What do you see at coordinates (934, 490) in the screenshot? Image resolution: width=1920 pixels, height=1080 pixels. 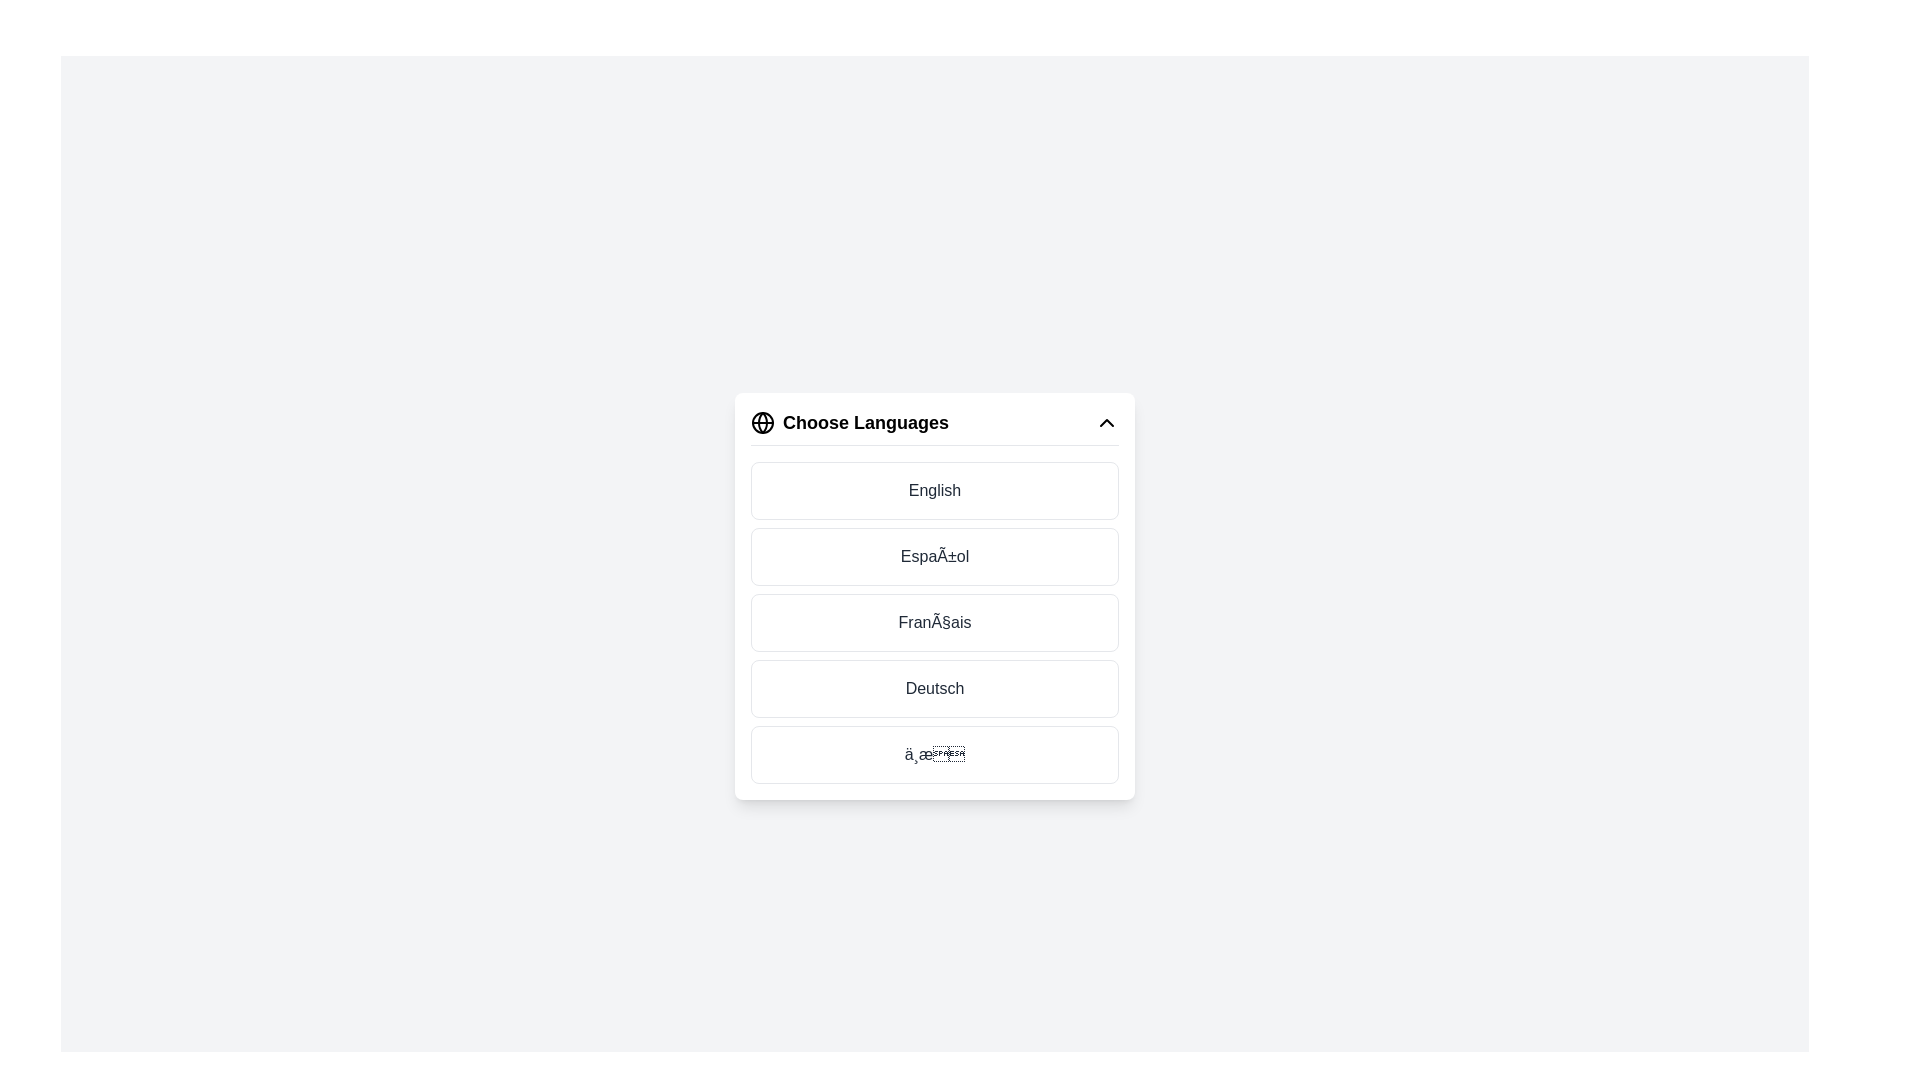 I see `keyboard navigation` at bounding box center [934, 490].